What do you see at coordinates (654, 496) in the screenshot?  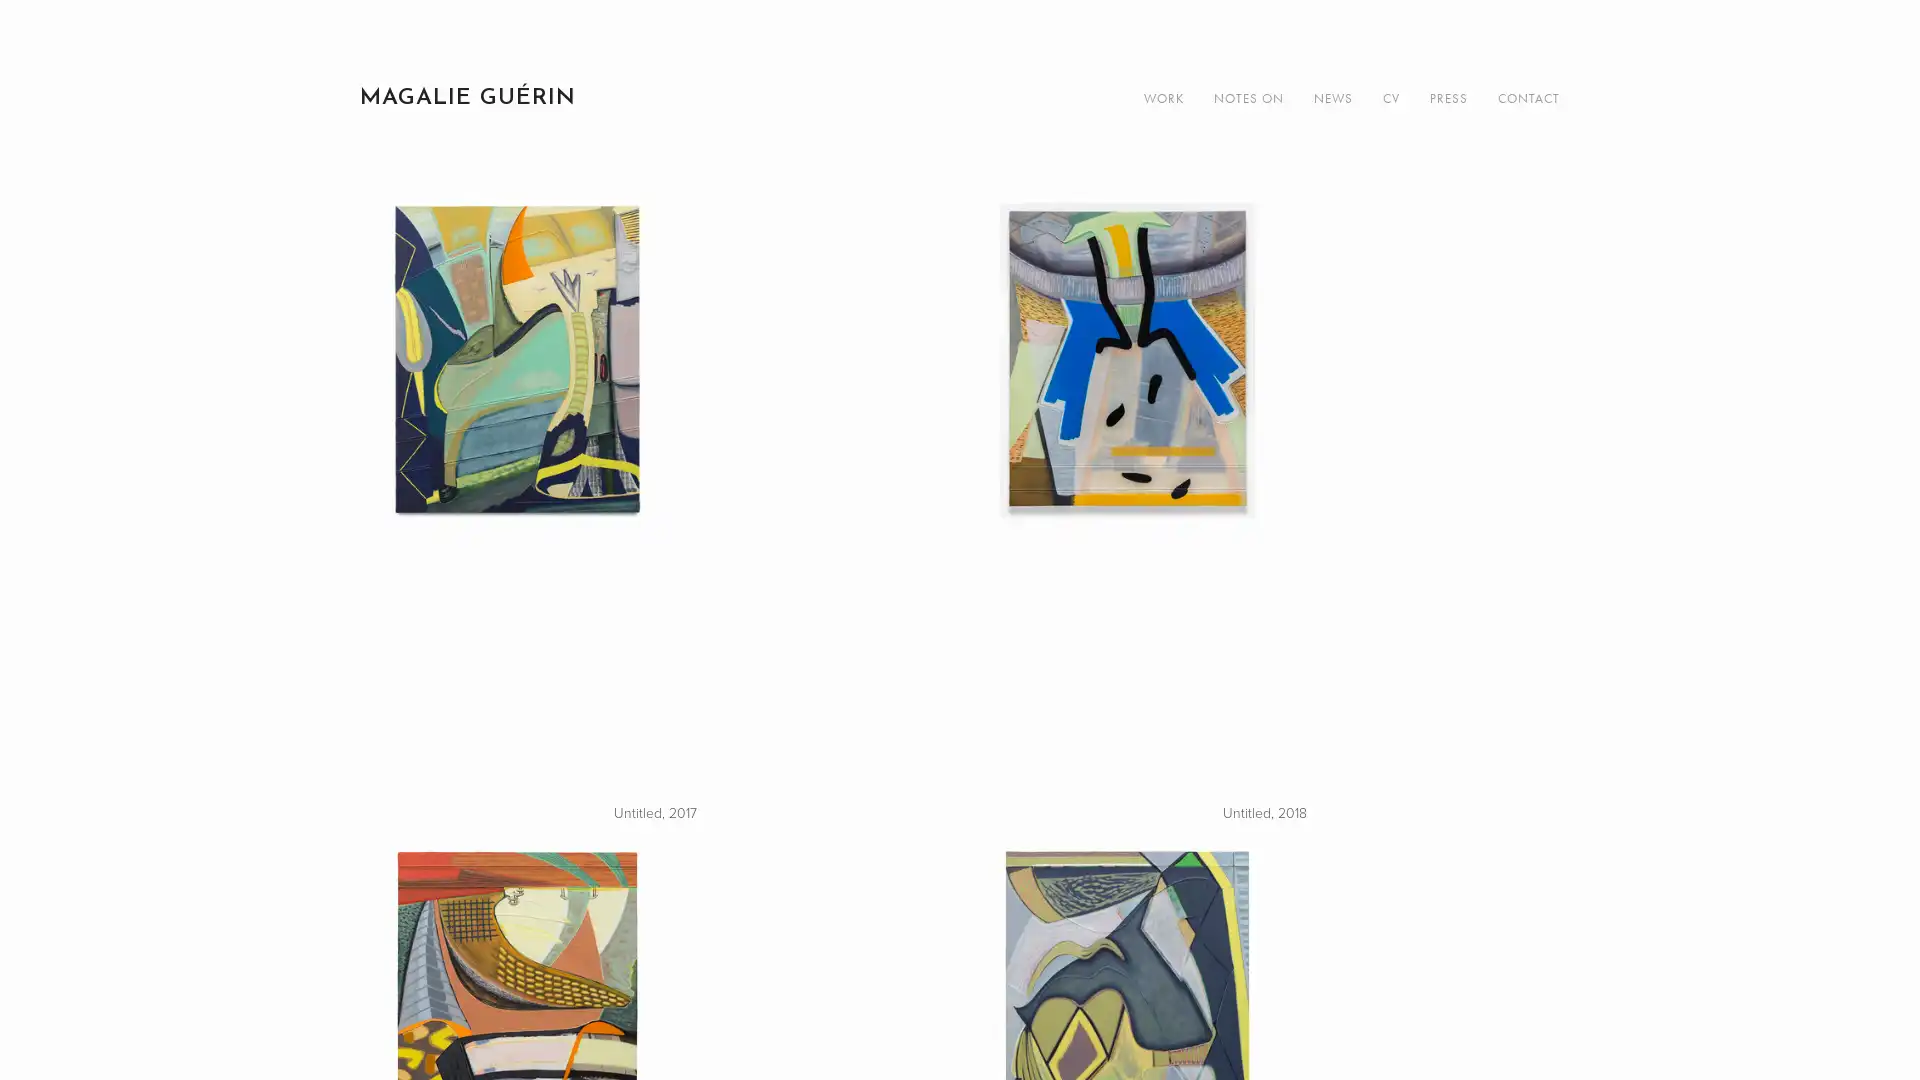 I see `View fullsize Untitled, 2017` at bounding box center [654, 496].